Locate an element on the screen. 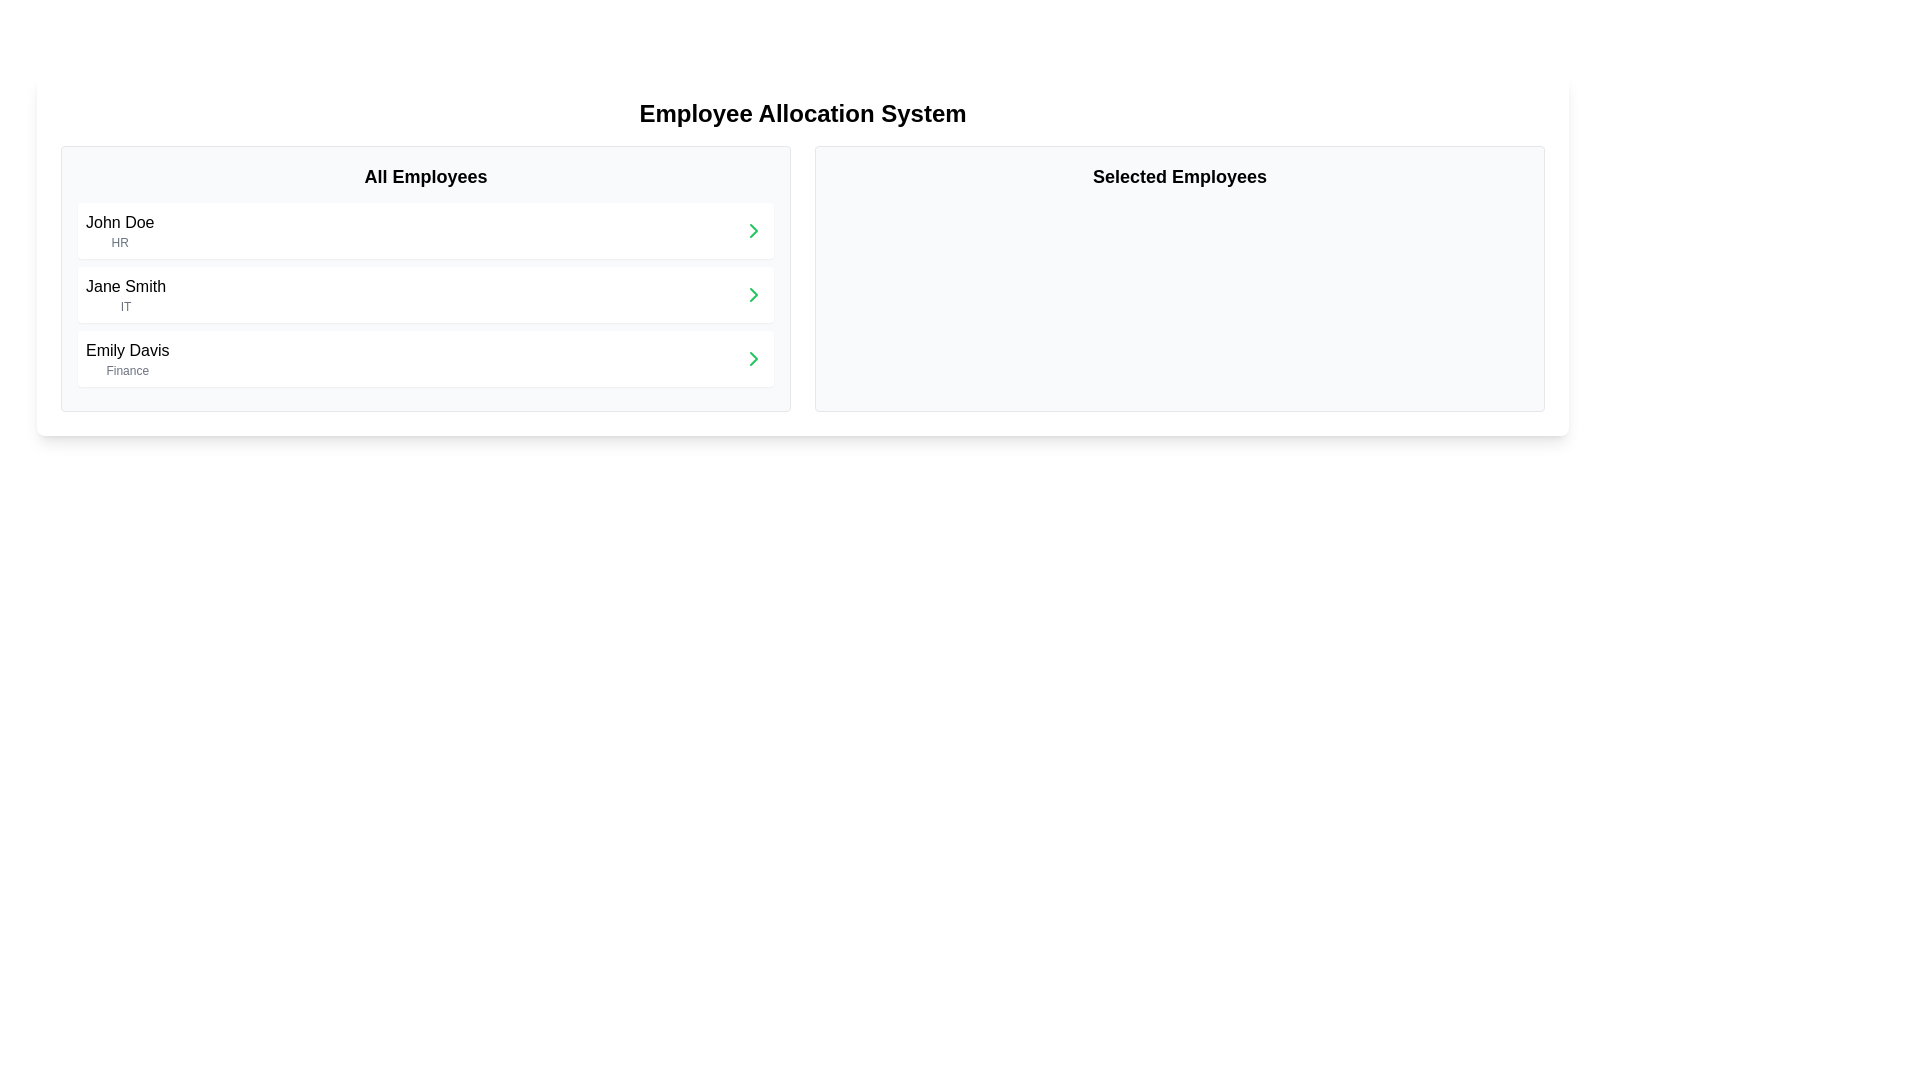 The width and height of the screenshot is (1920, 1080). the 'HR' text label that displays the department associated with the employee 'John Doe' in the 'All Employees' section is located at coordinates (119, 242).